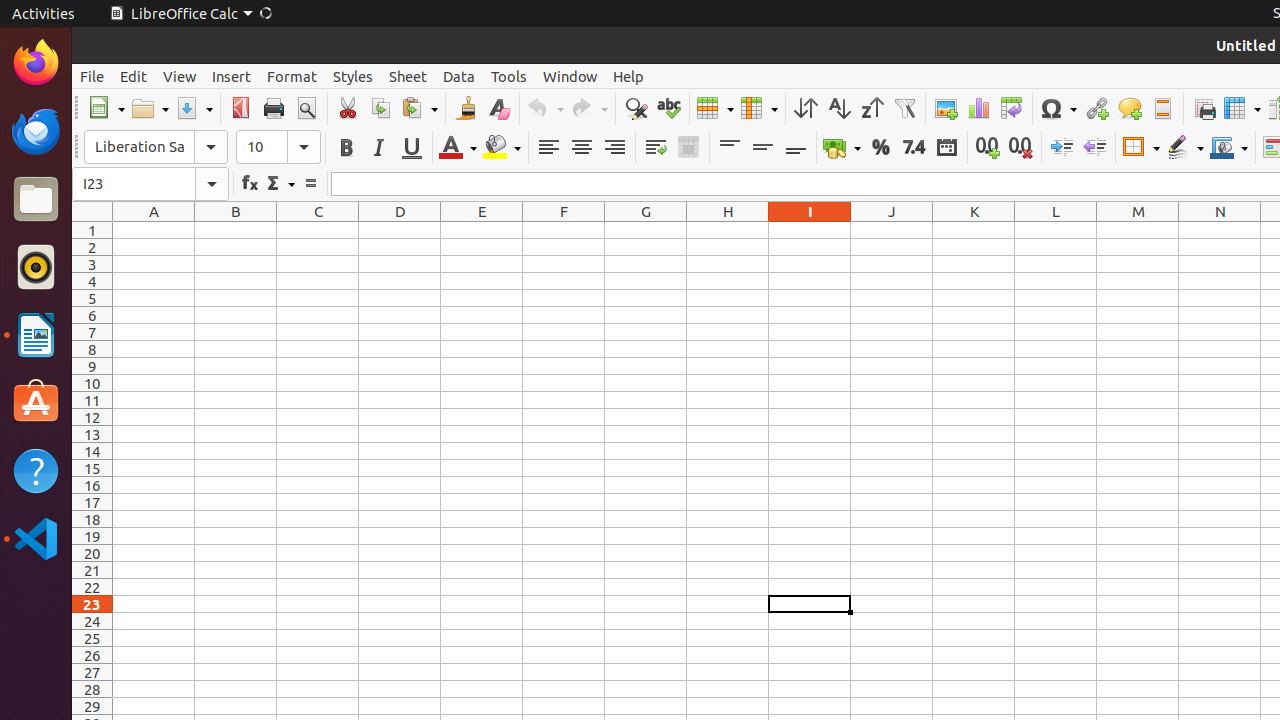 The height and width of the screenshot is (720, 1280). What do you see at coordinates (728, 146) in the screenshot?
I see `'Align Top'` at bounding box center [728, 146].